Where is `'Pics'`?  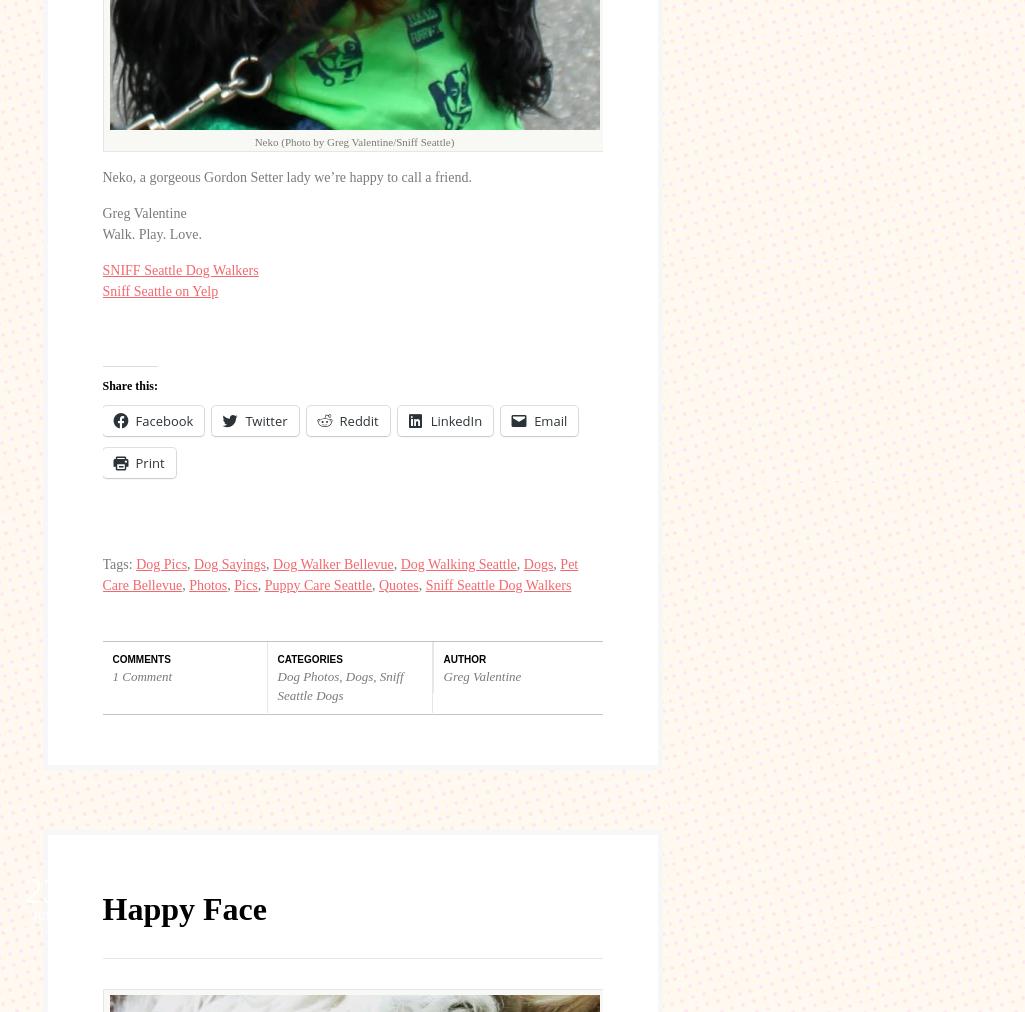 'Pics' is located at coordinates (244, 583).